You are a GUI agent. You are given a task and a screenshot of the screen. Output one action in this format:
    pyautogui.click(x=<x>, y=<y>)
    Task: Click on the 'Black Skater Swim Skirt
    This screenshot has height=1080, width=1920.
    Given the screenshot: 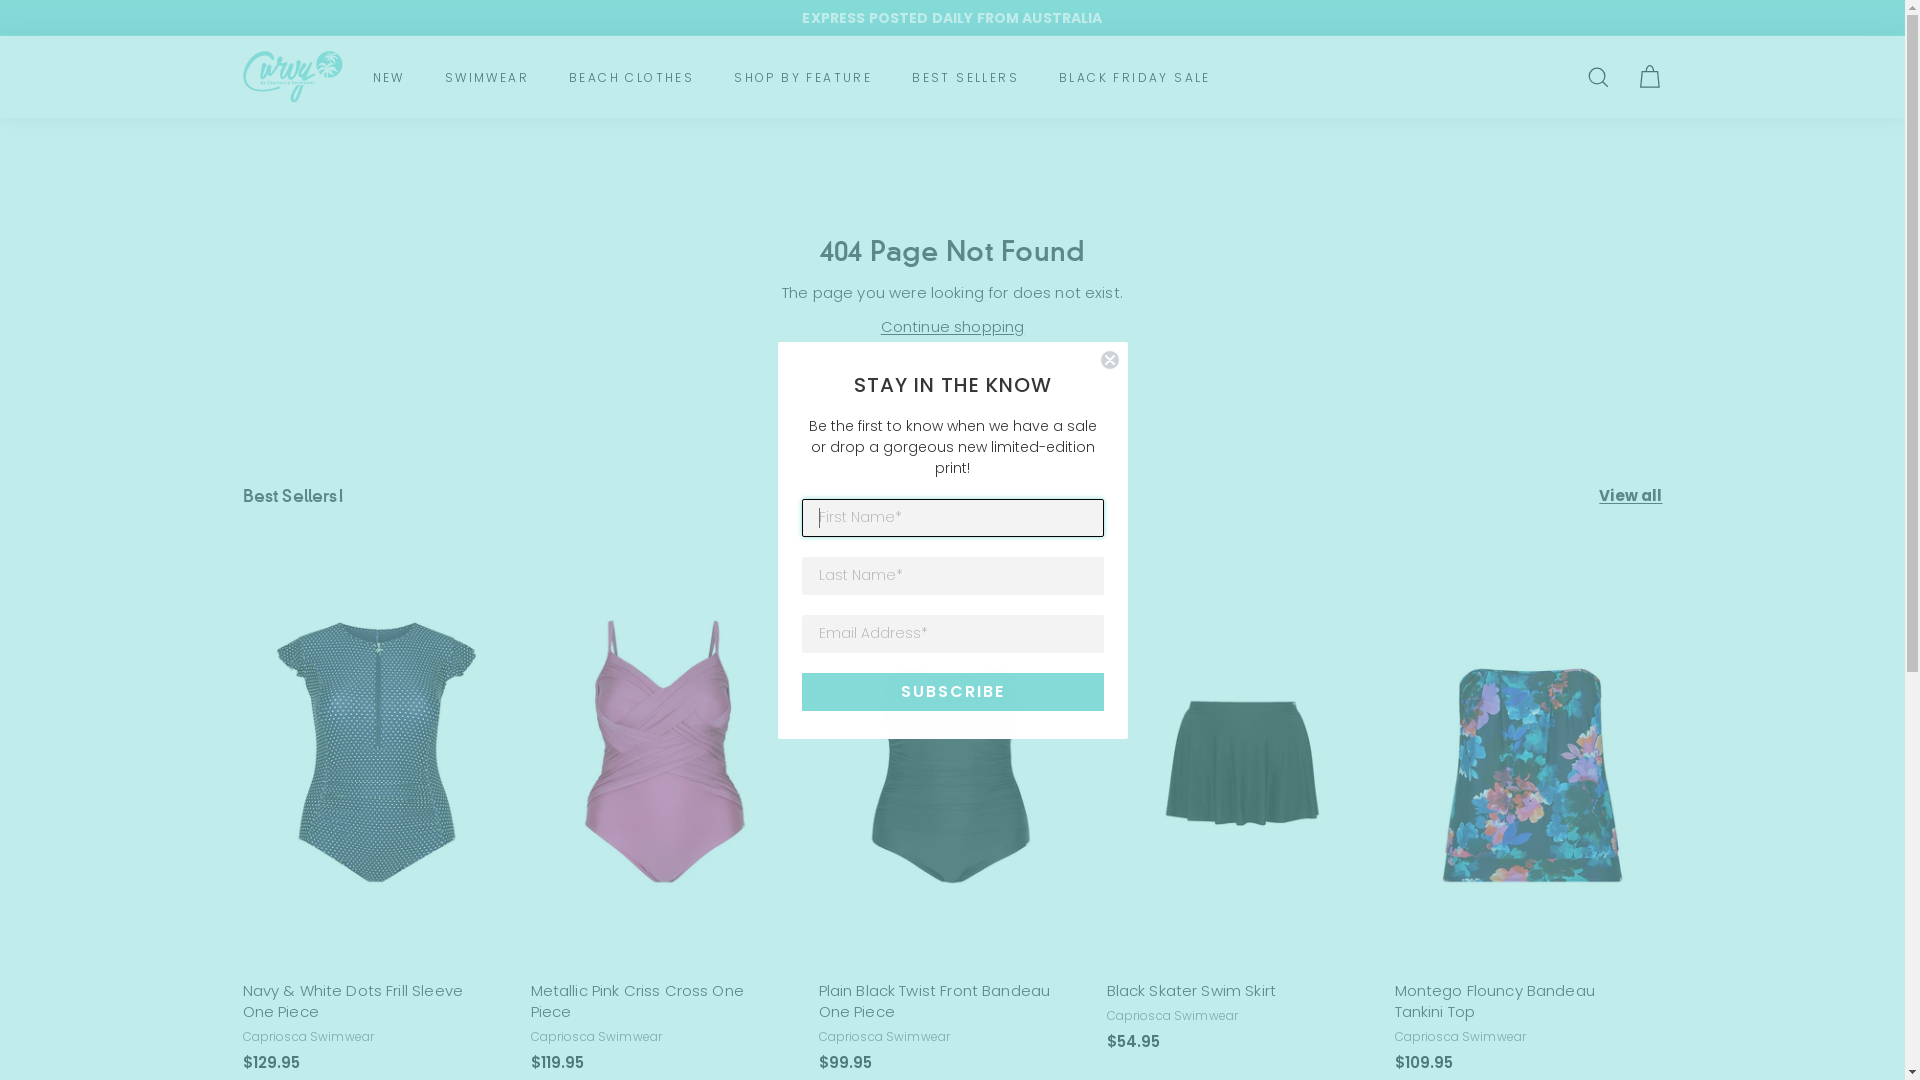 What is the action you would take?
    pyautogui.click(x=1238, y=816)
    